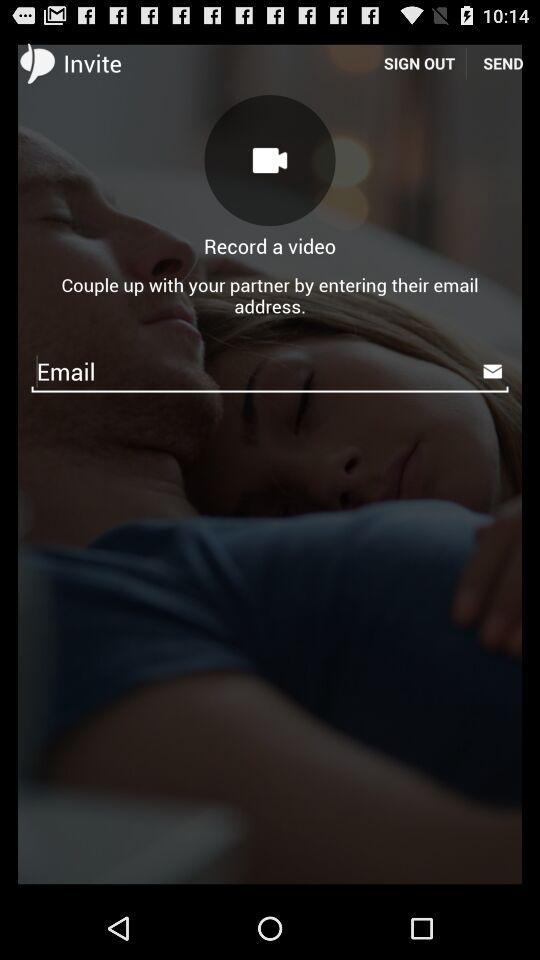 This screenshot has width=540, height=960. What do you see at coordinates (502, 62) in the screenshot?
I see `the icon next to sign out item` at bounding box center [502, 62].